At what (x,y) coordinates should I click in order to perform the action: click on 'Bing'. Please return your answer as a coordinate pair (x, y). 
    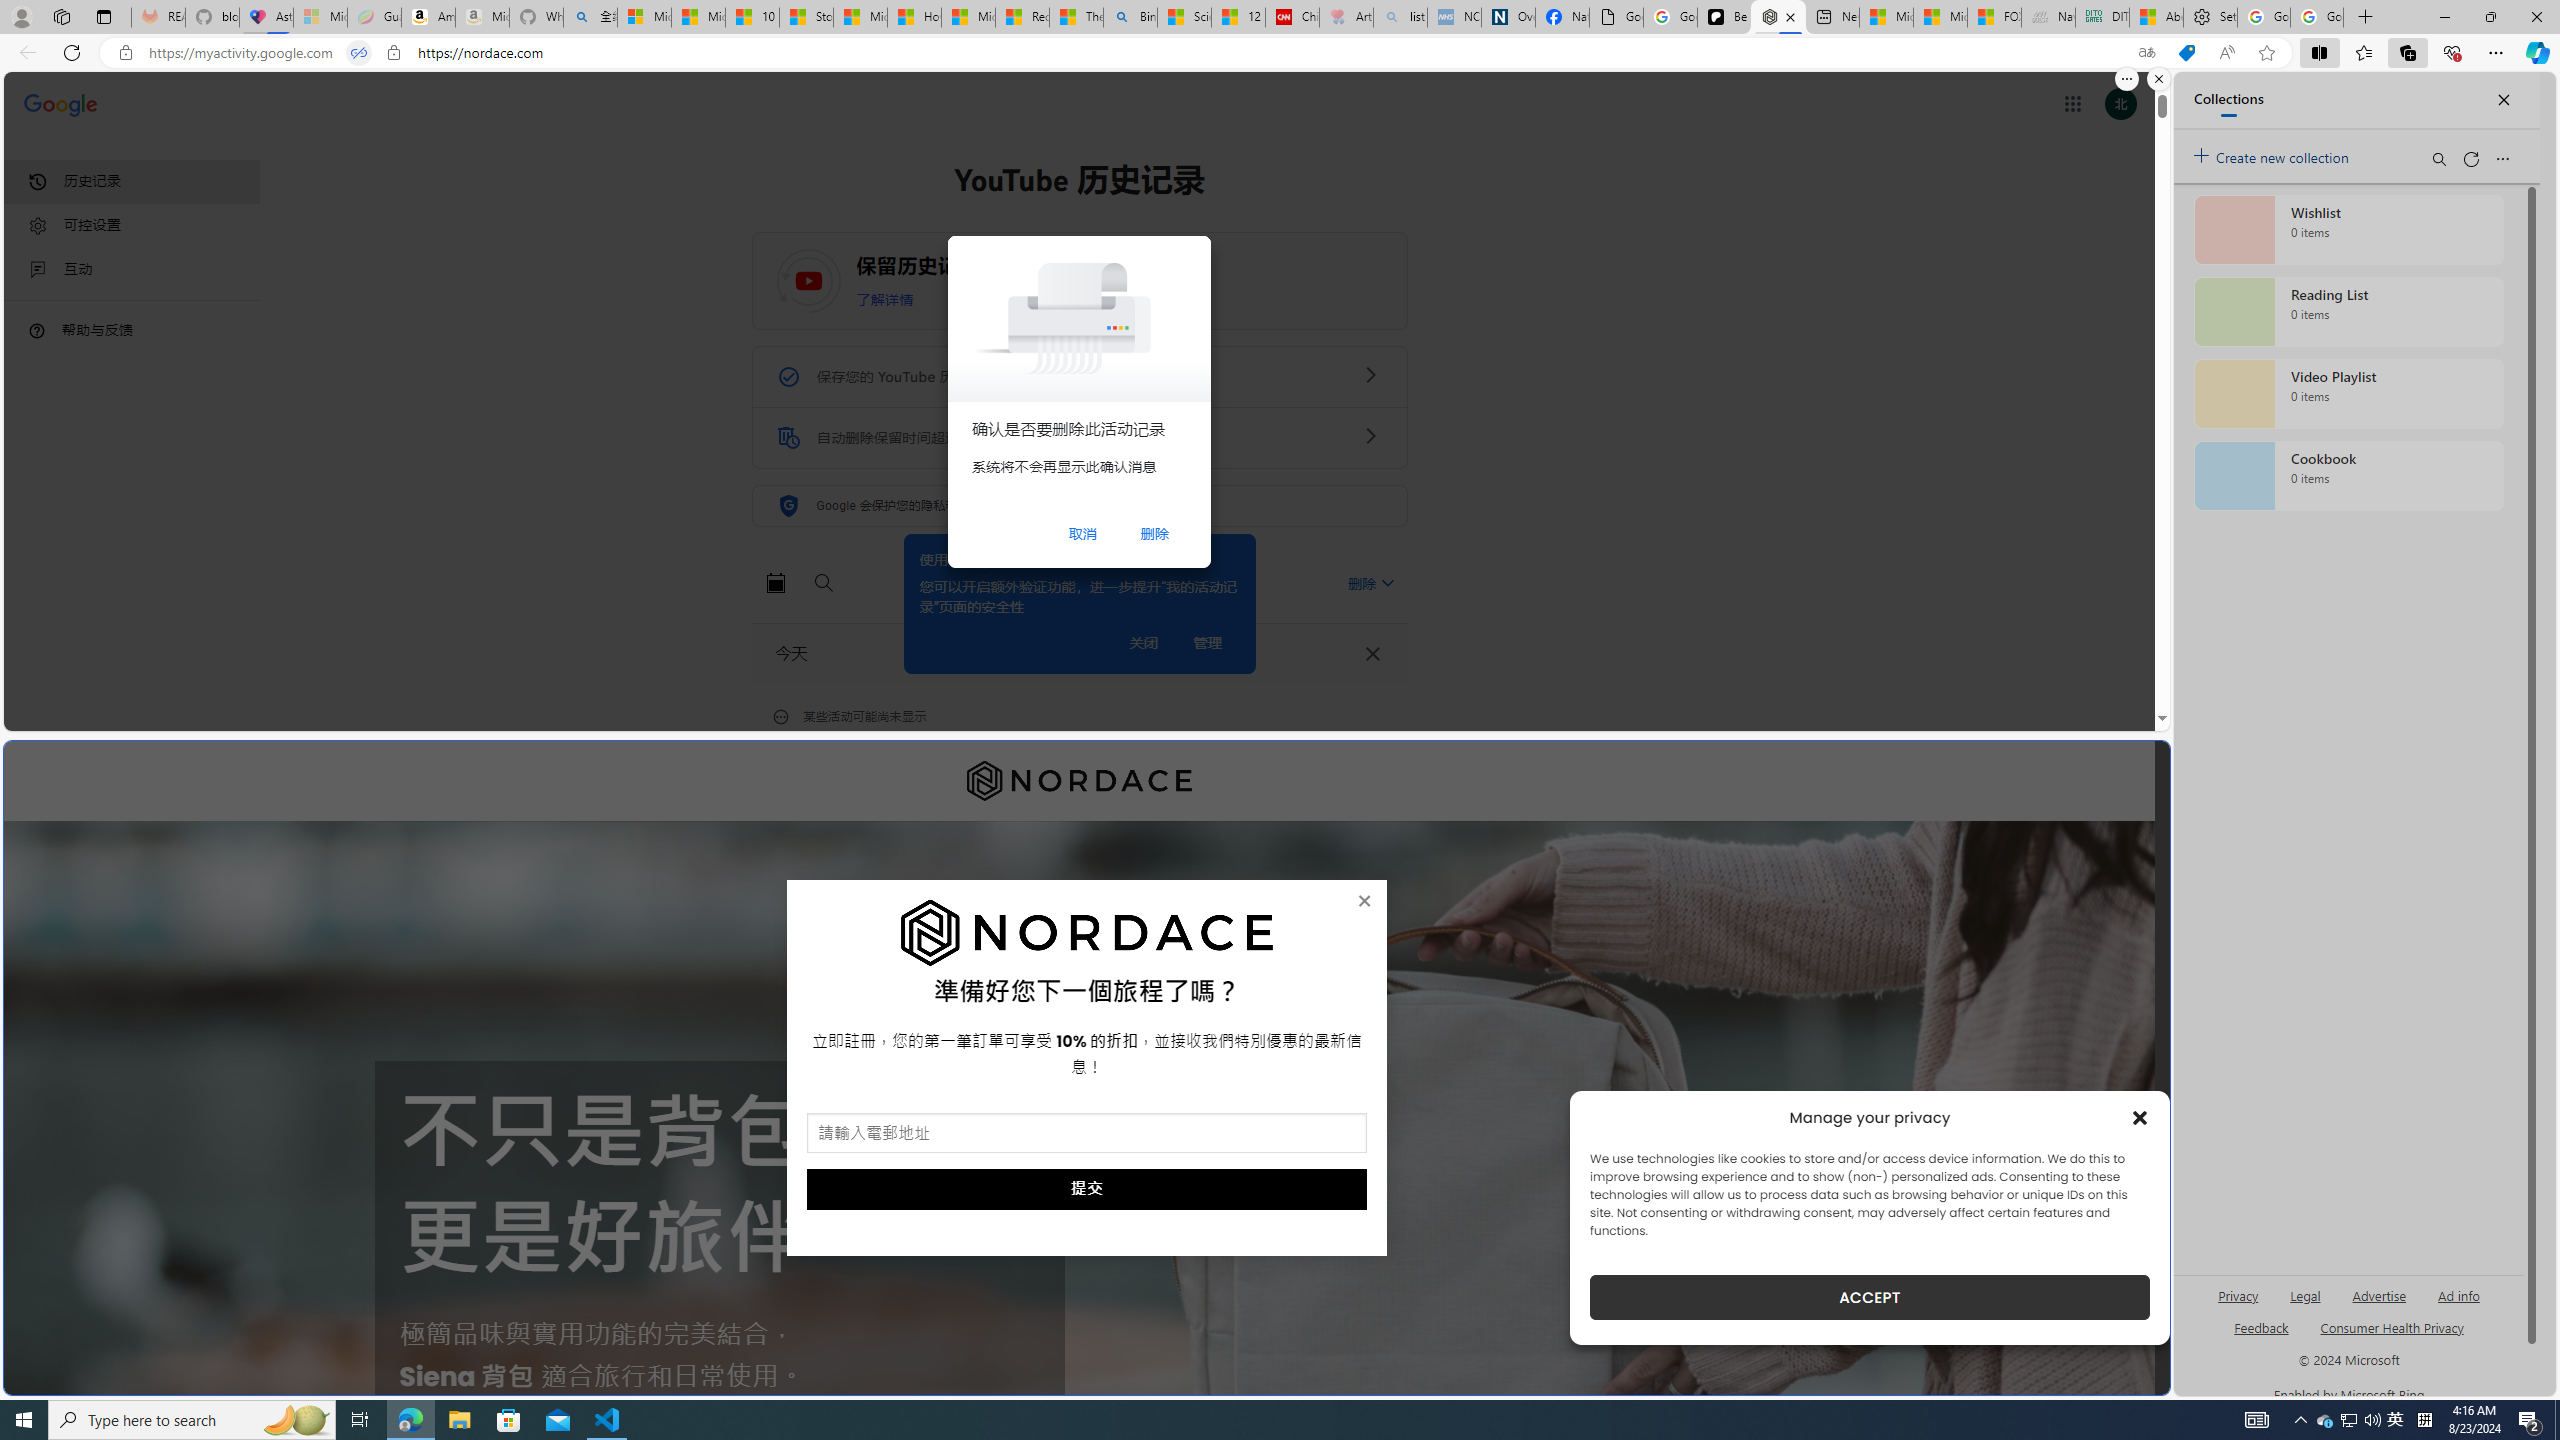
    Looking at the image, I should click on (1129, 16).